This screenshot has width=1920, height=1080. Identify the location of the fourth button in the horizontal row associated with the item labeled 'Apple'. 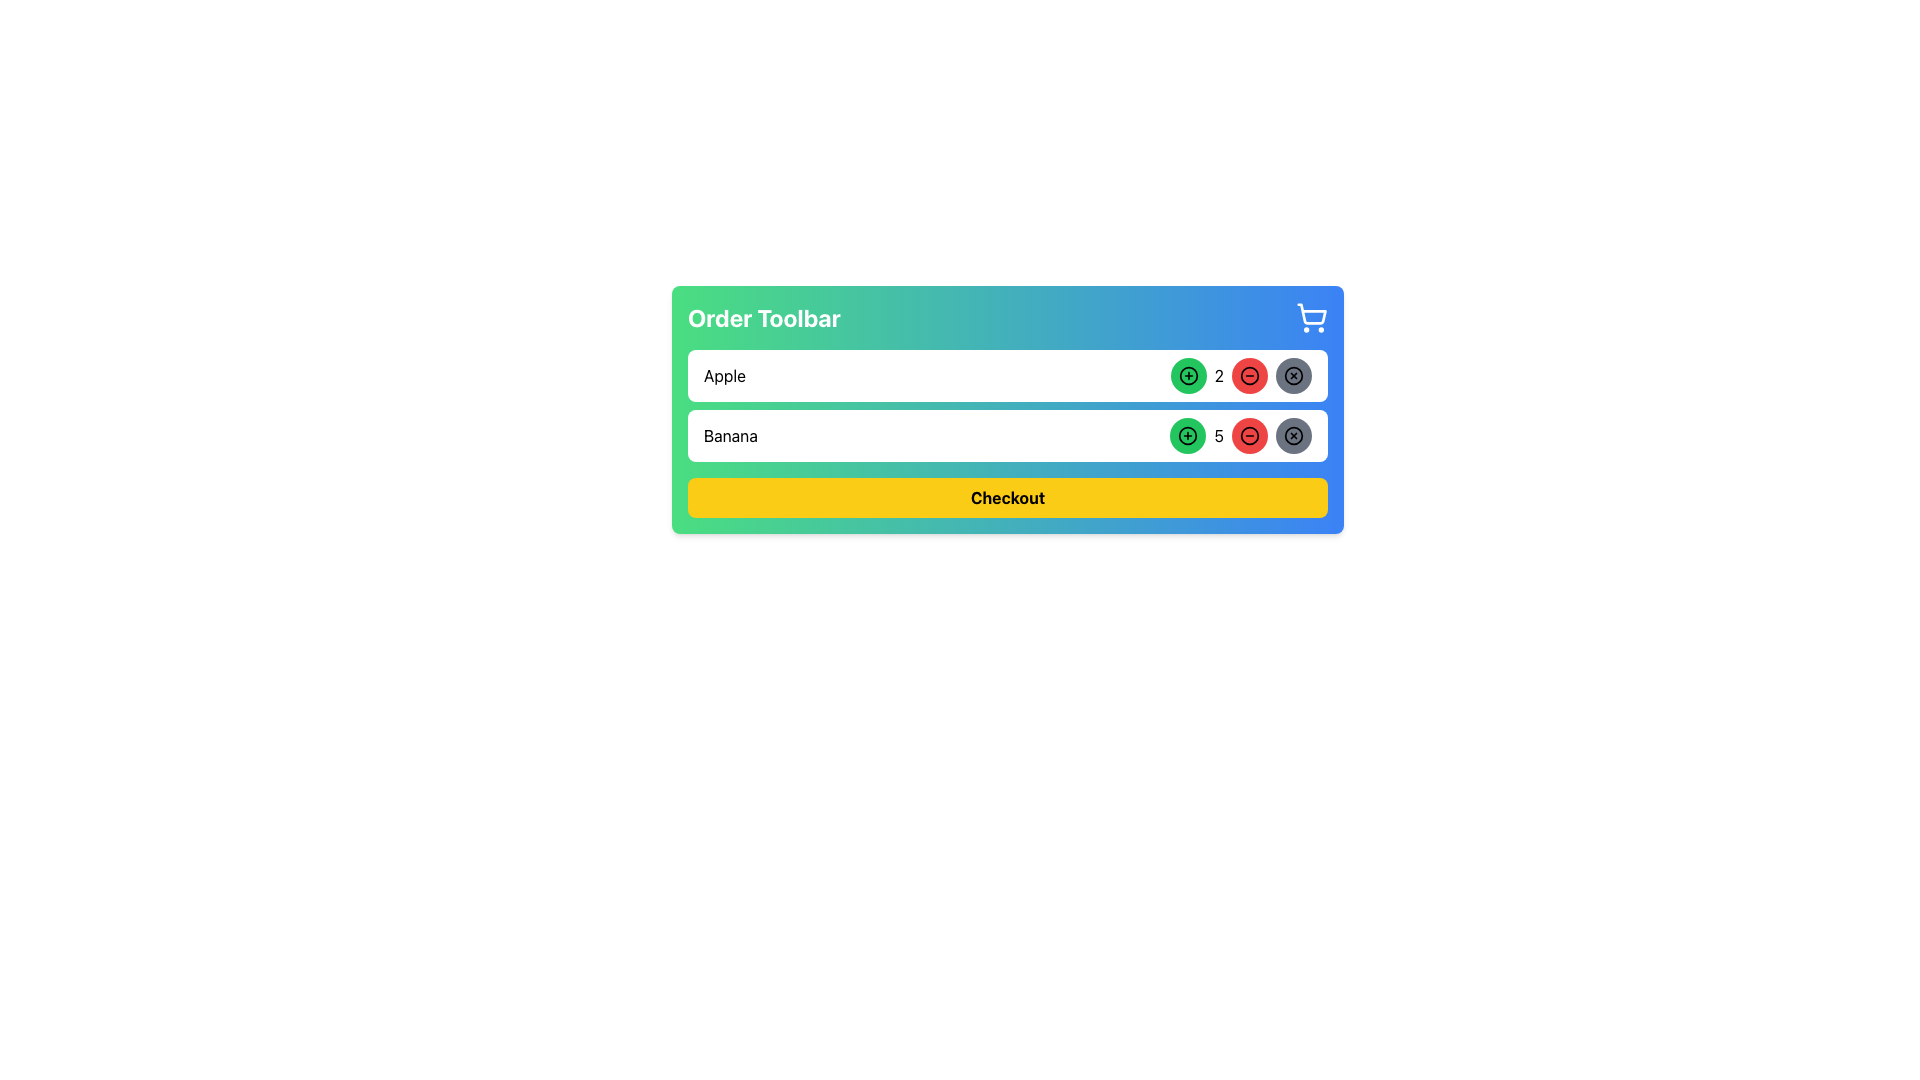
(1294, 375).